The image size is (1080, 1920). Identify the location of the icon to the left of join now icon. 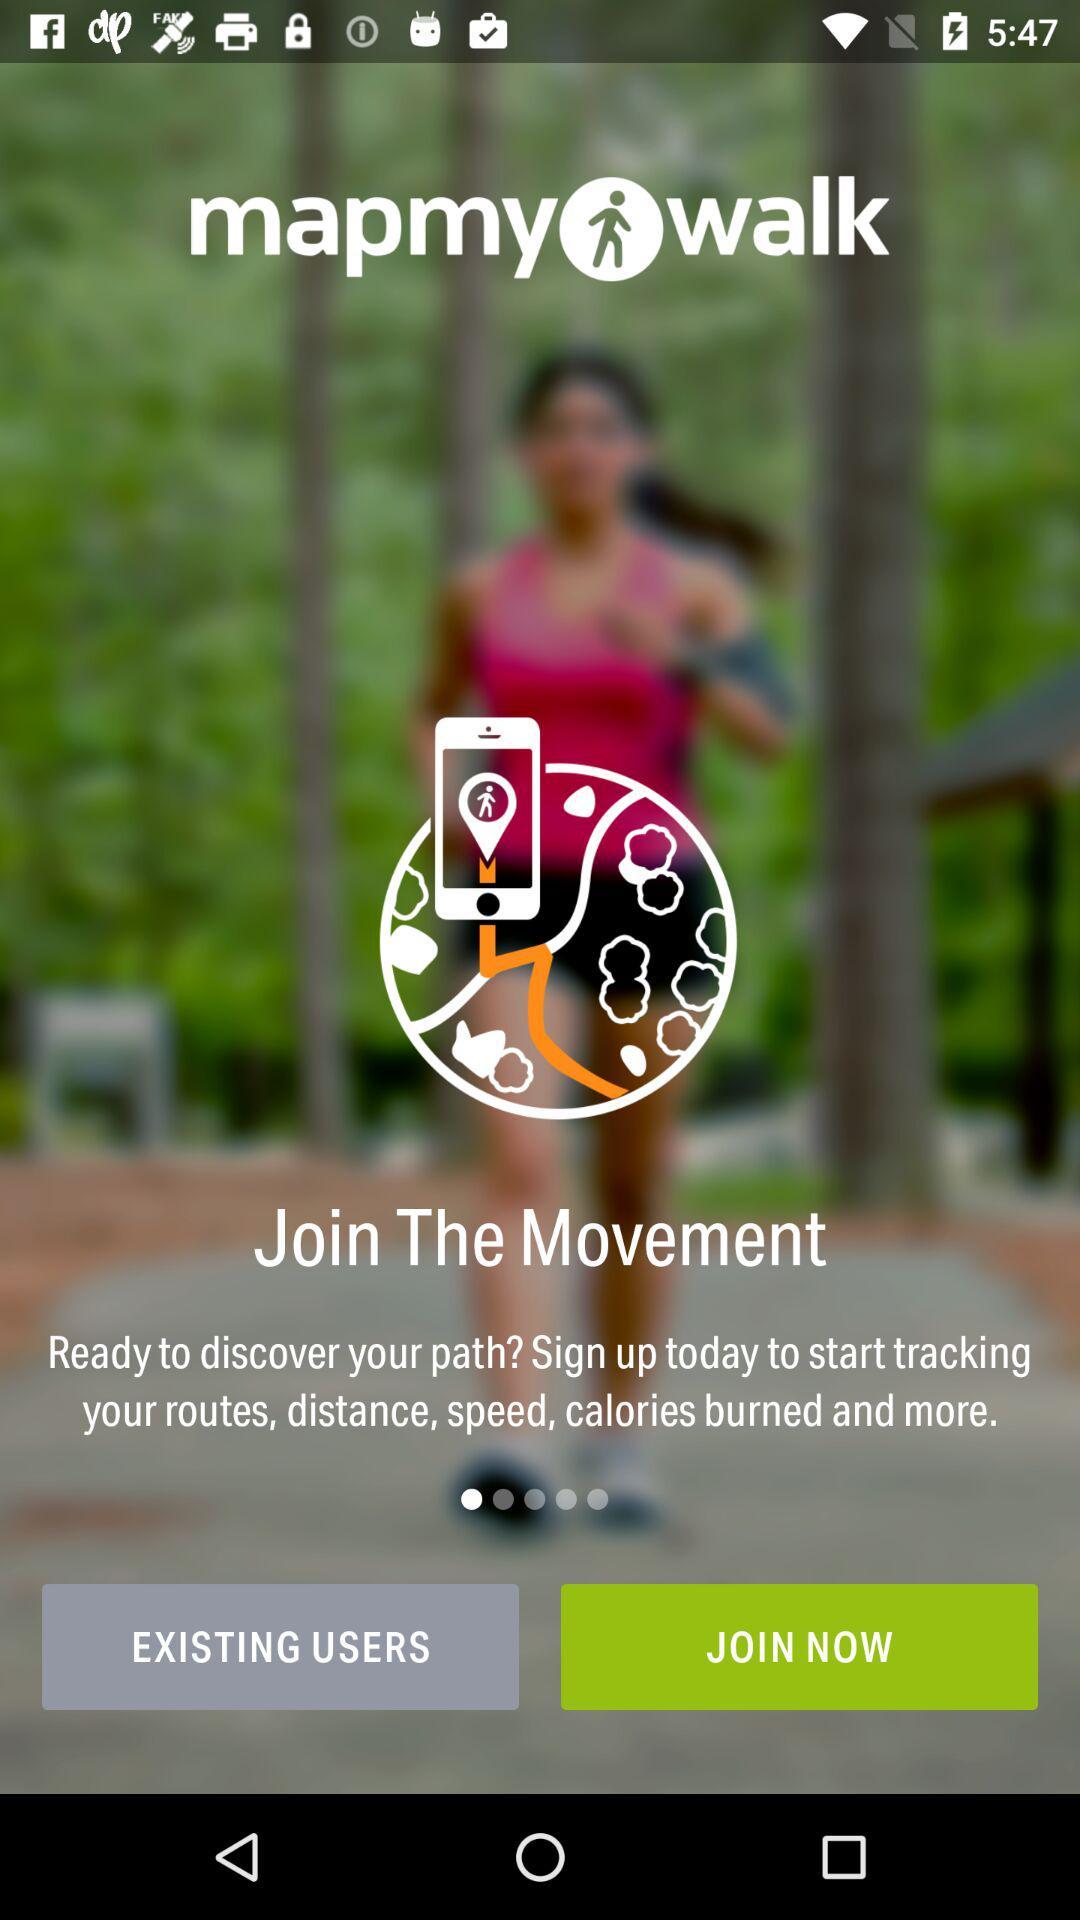
(280, 1646).